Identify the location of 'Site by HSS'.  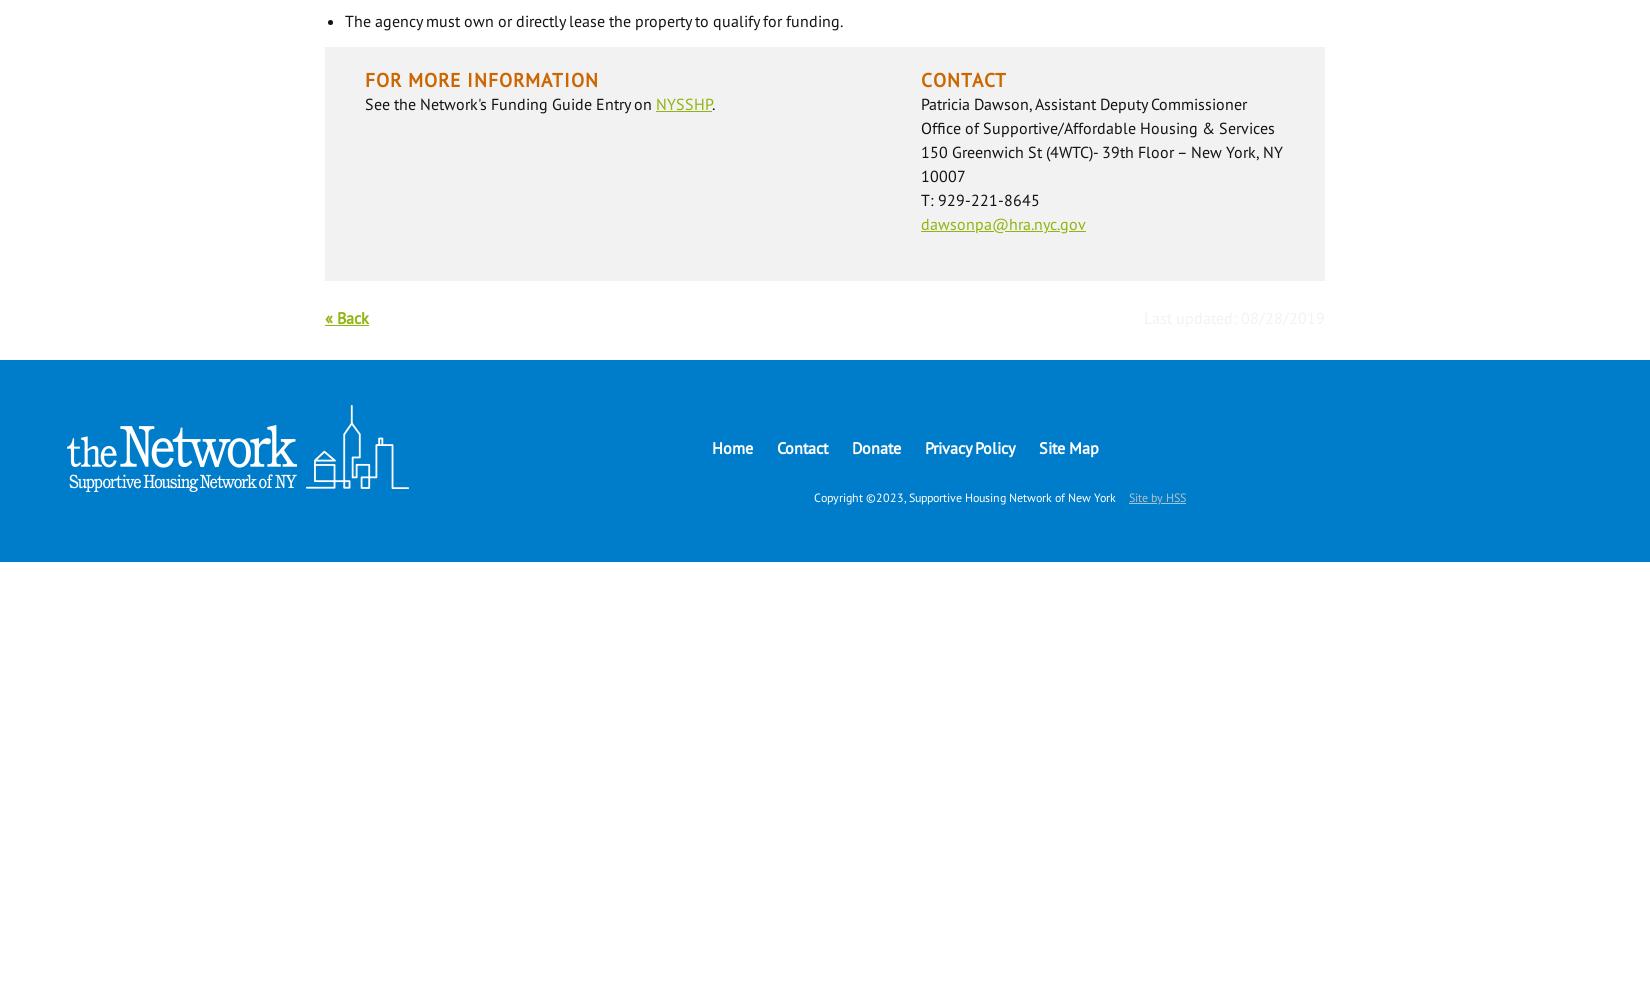
(1157, 496).